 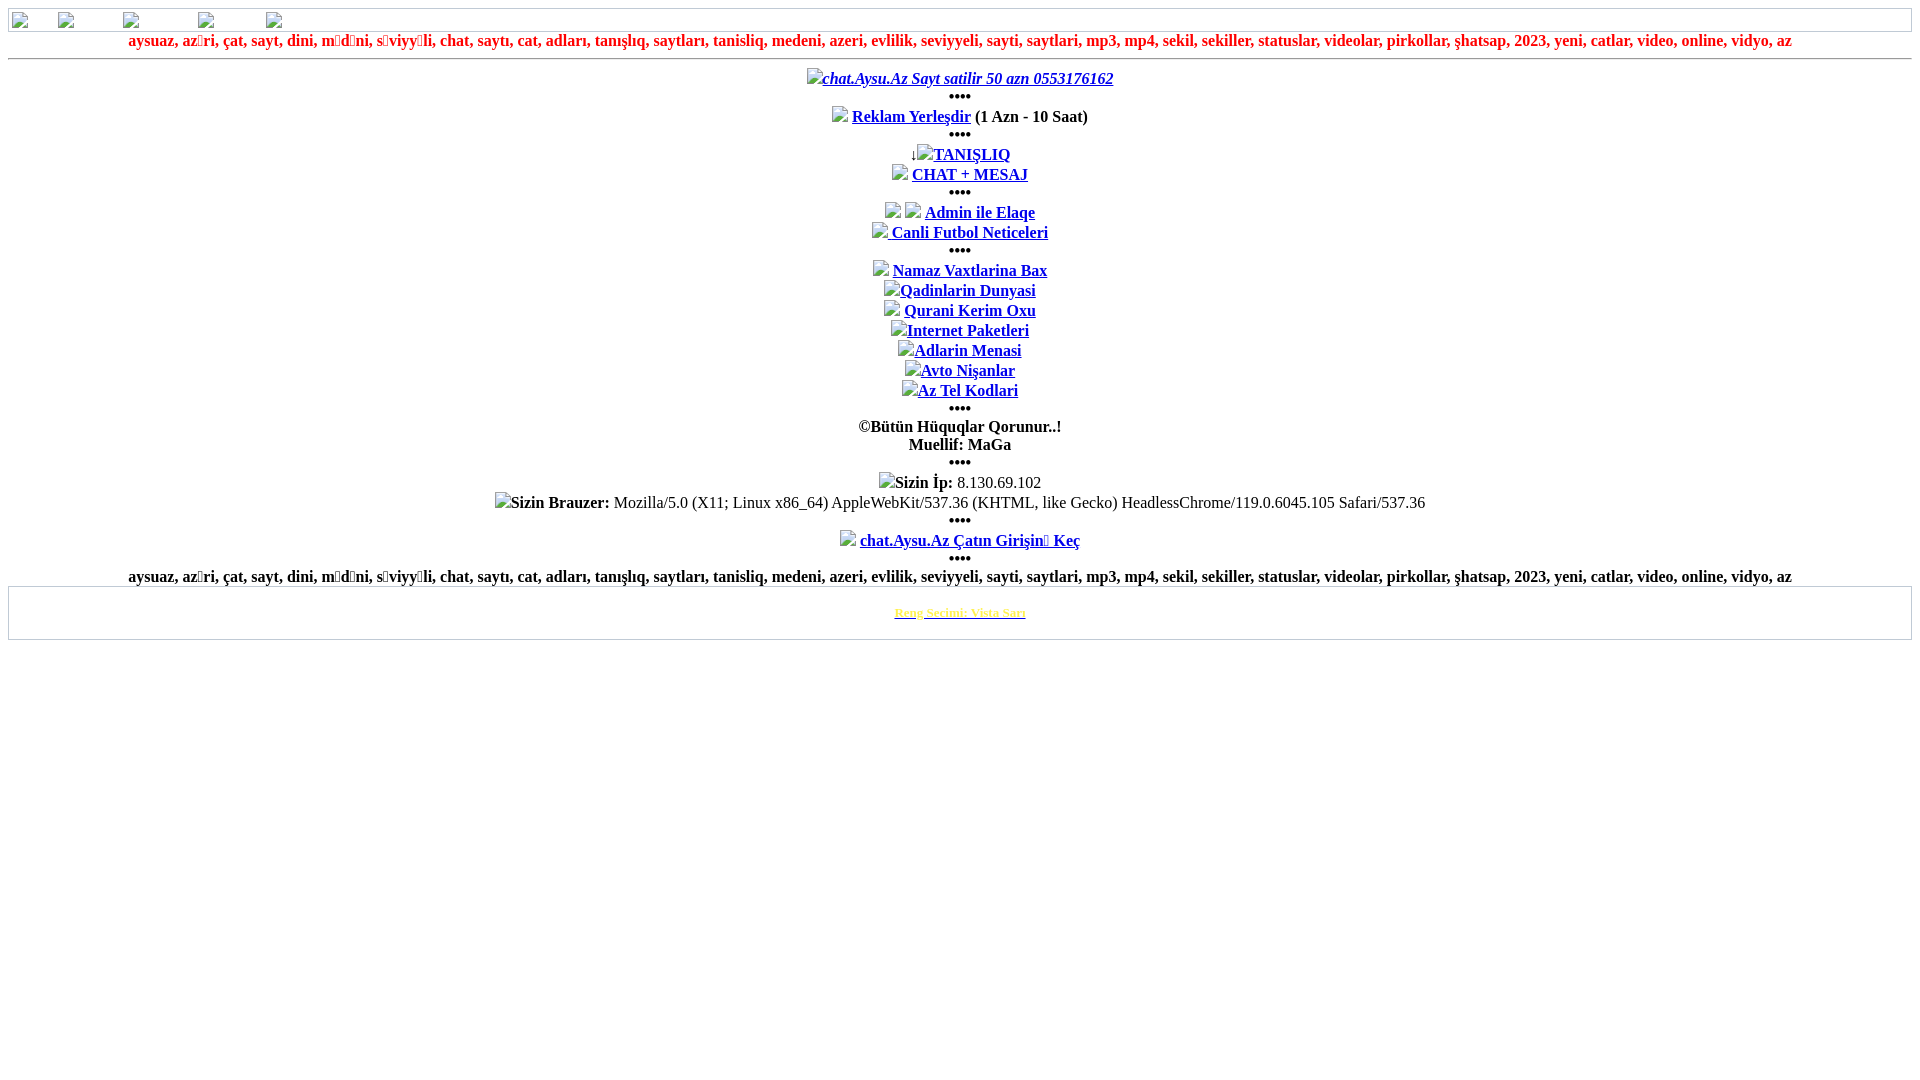 I want to click on 'Internet Paketleri', so click(x=968, y=329).